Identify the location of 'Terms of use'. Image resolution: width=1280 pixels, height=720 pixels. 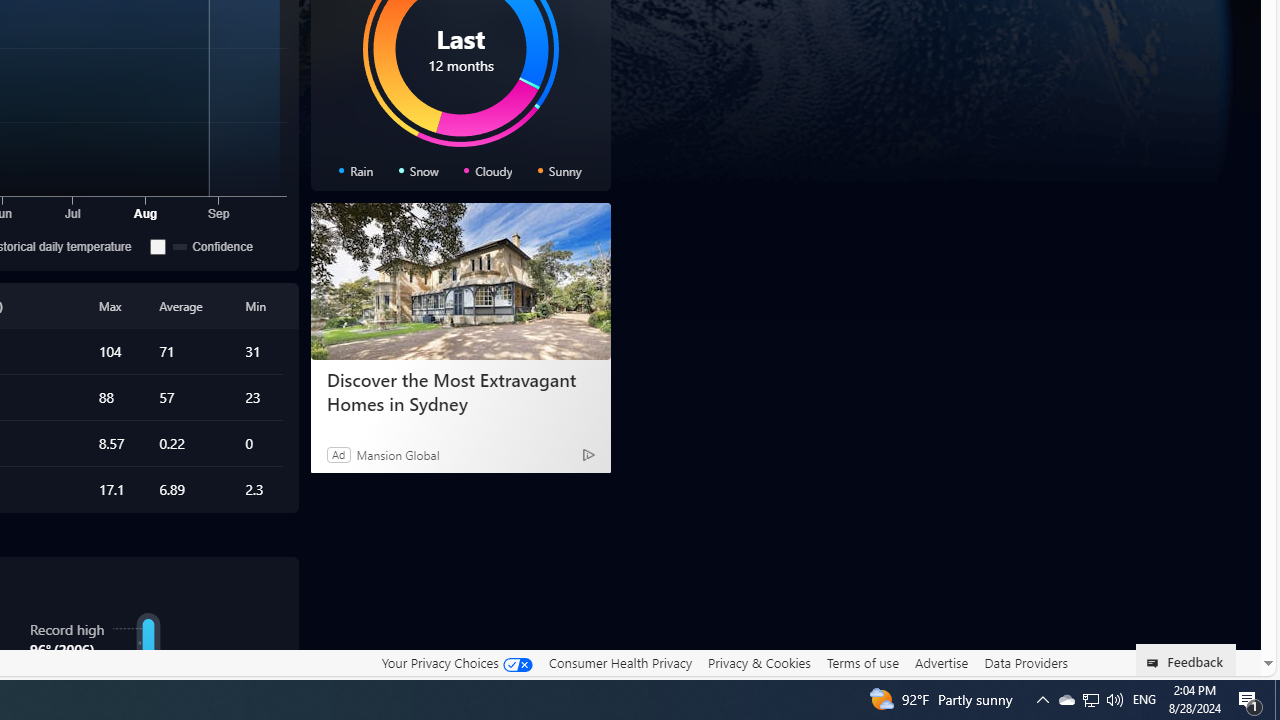
(862, 662).